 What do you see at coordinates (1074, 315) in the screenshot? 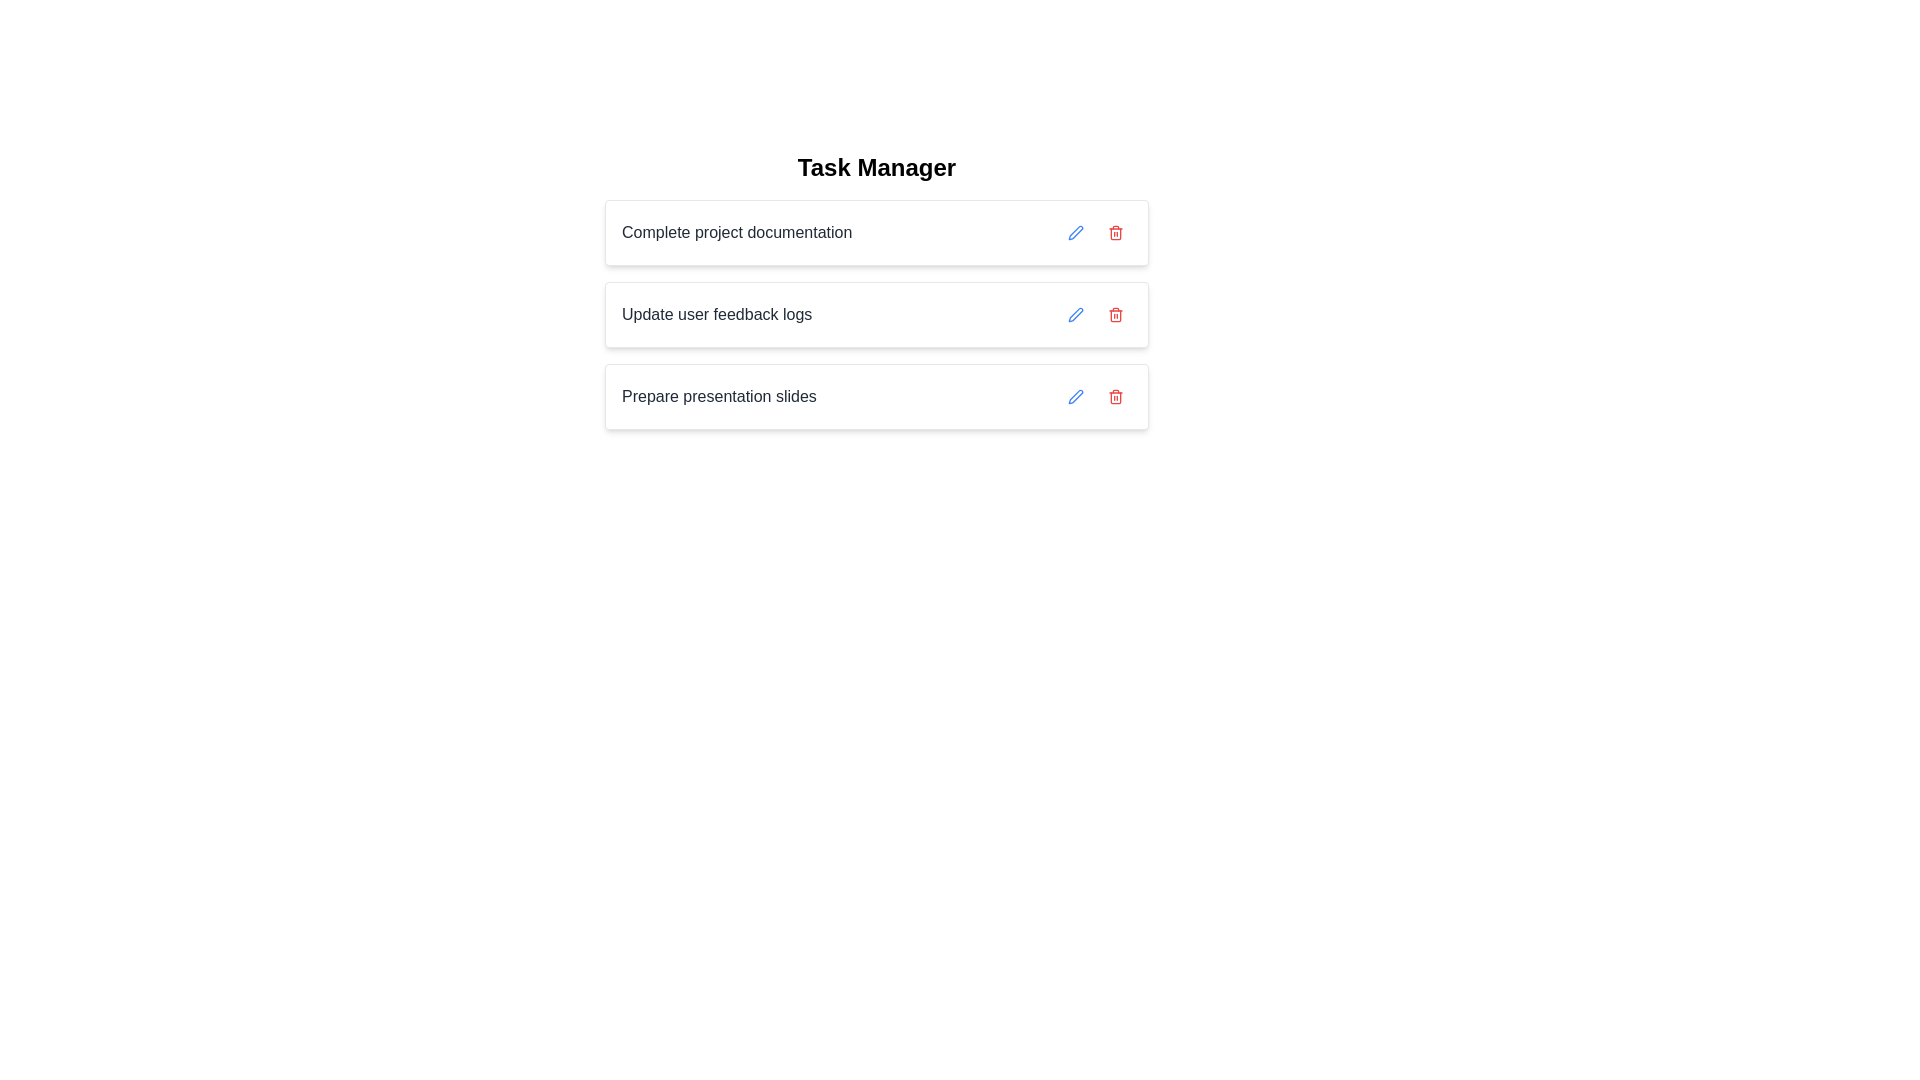
I see `the edit button for the task 'Update user feedback logs'` at bounding box center [1074, 315].